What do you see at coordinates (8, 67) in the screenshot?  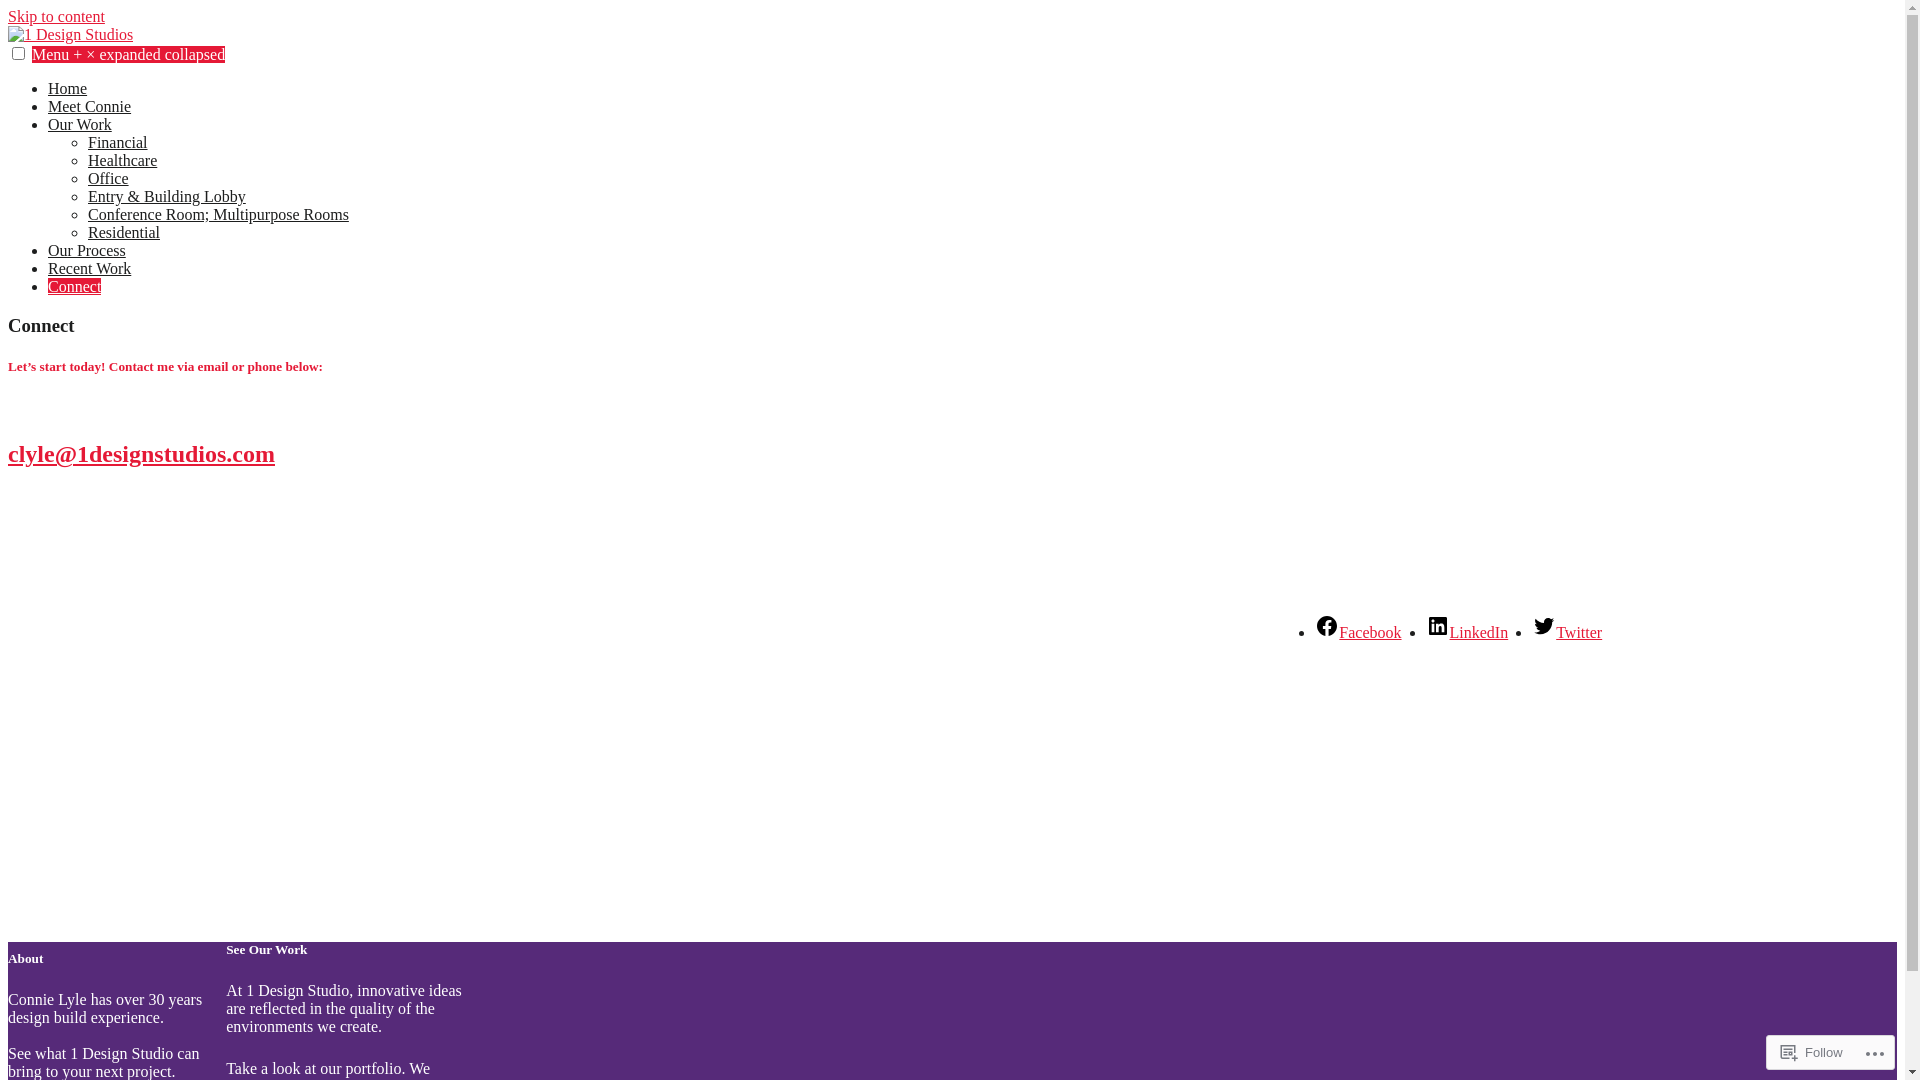 I see `'1 Design Studios'` at bounding box center [8, 67].